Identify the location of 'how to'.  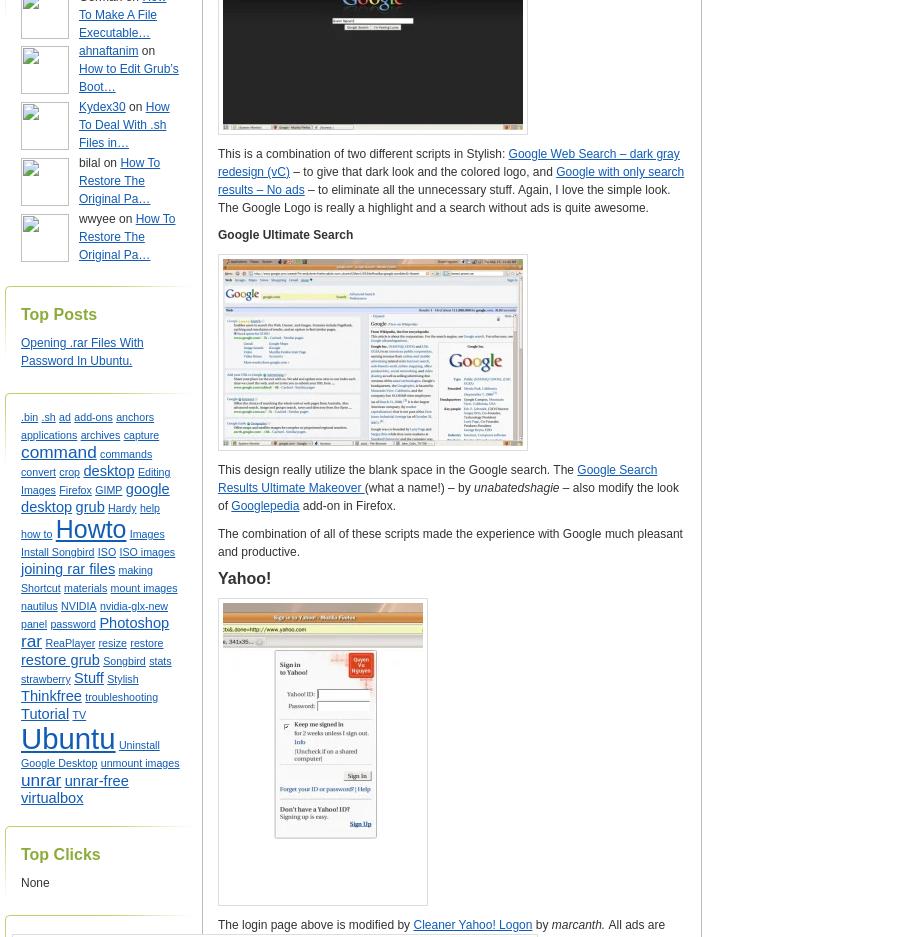
(19, 532).